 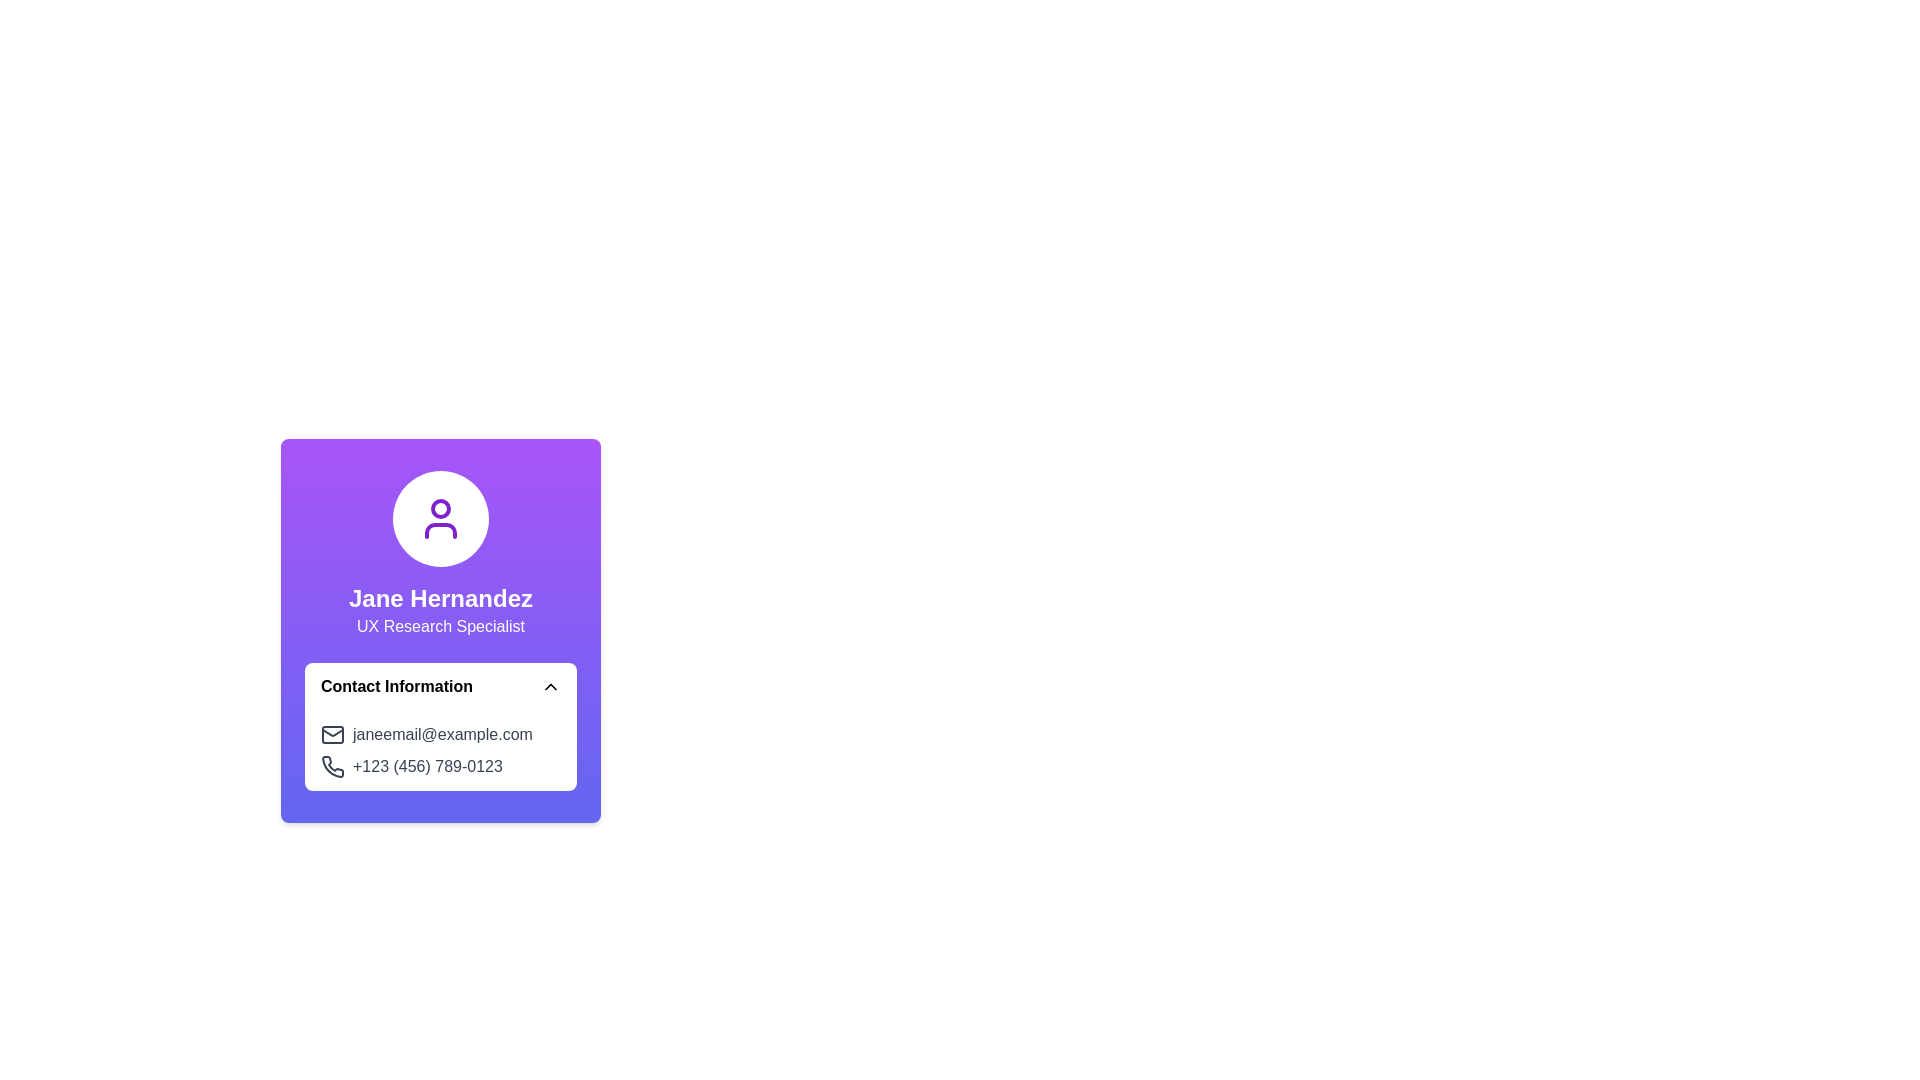 I want to click on the lower part of the user icon, which represents the body or torso outline, located inside the circular white area in the purple header card, so click(x=440, y=530).